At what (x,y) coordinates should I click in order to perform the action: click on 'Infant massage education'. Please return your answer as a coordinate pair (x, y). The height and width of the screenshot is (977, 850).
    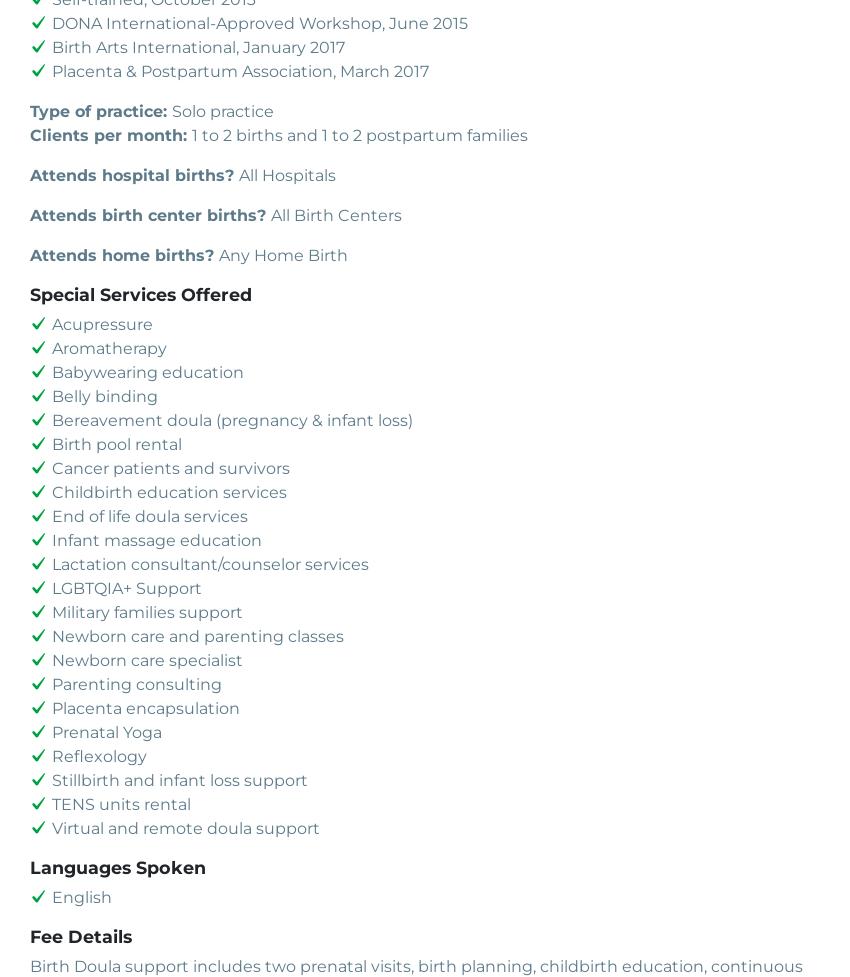
    Looking at the image, I should click on (156, 538).